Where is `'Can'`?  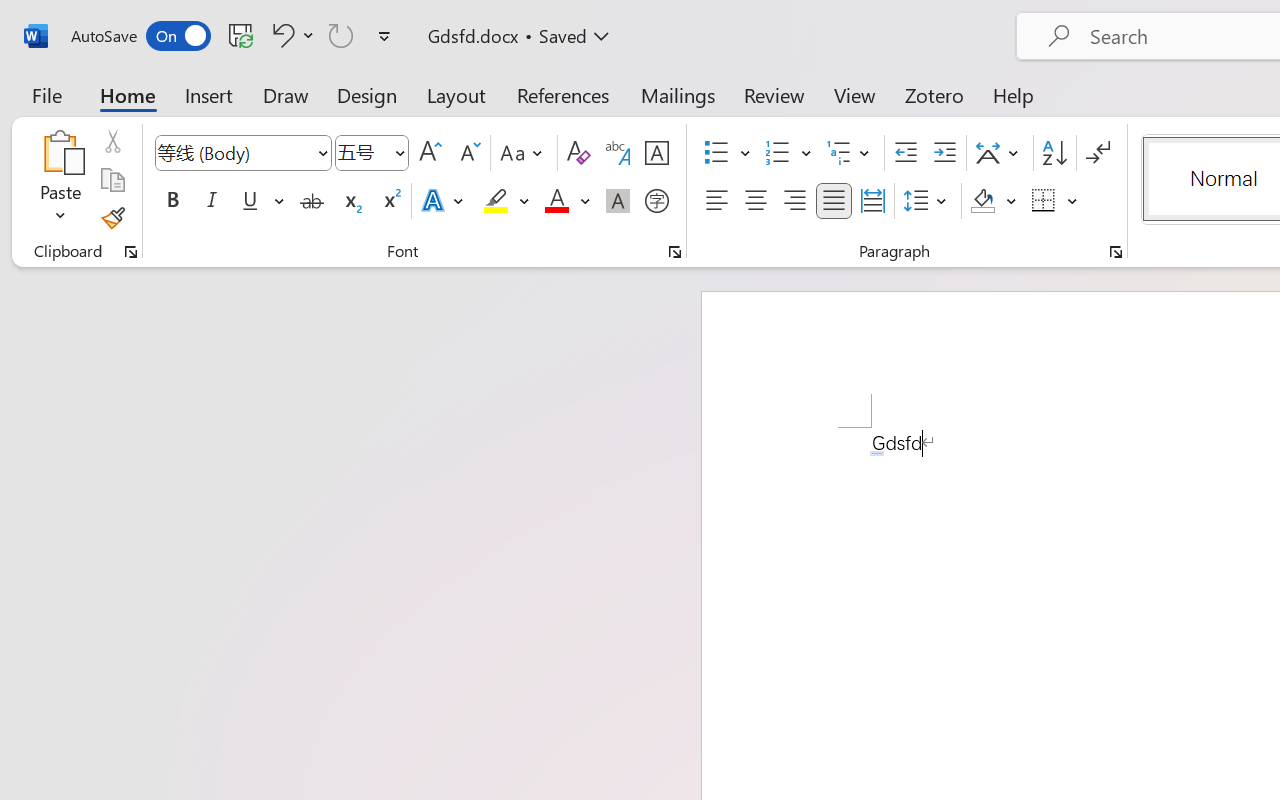 'Can' is located at coordinates (341, 34).